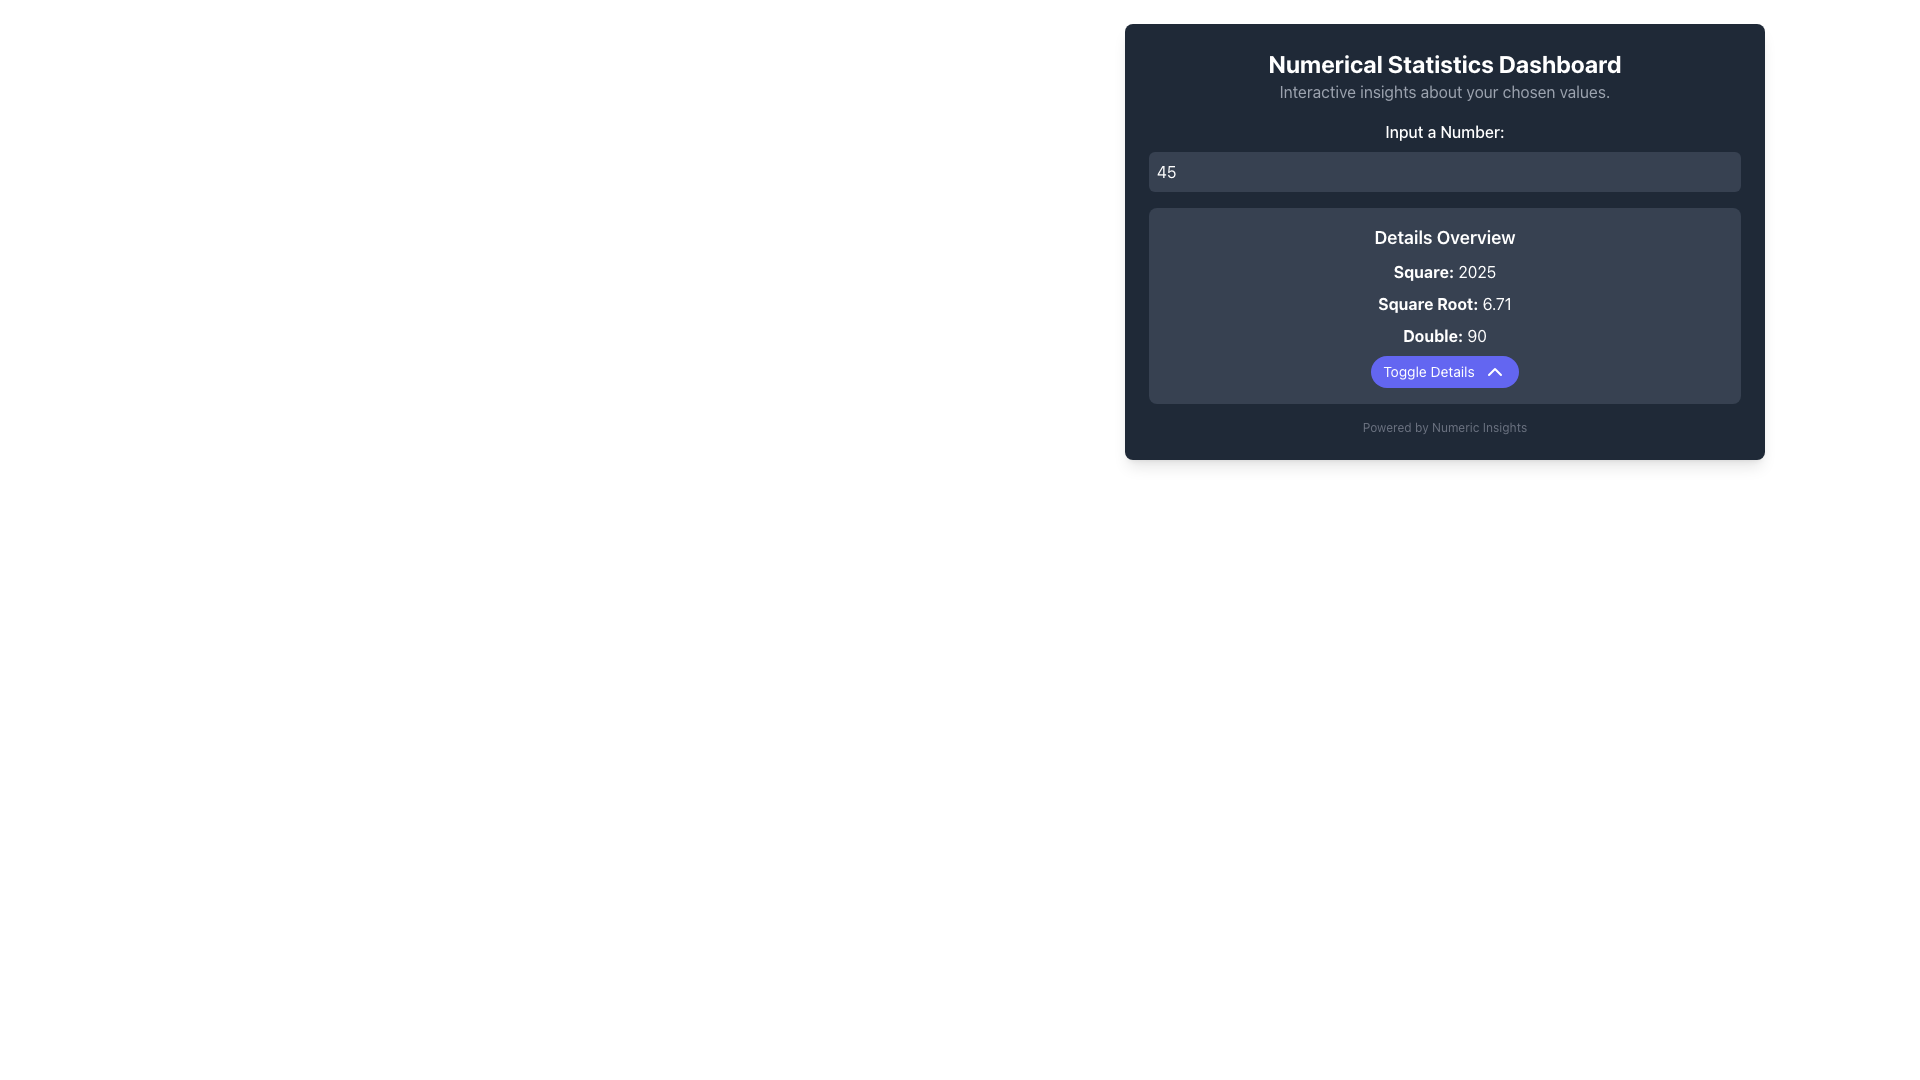  Describe the element at coordinates (1432, 334) in the screenshot. I see `the textual label displaying 'Double:' which is styled in white font on a dark background, located under the 'Details Overview' section to the left of the value '90'` at that location.